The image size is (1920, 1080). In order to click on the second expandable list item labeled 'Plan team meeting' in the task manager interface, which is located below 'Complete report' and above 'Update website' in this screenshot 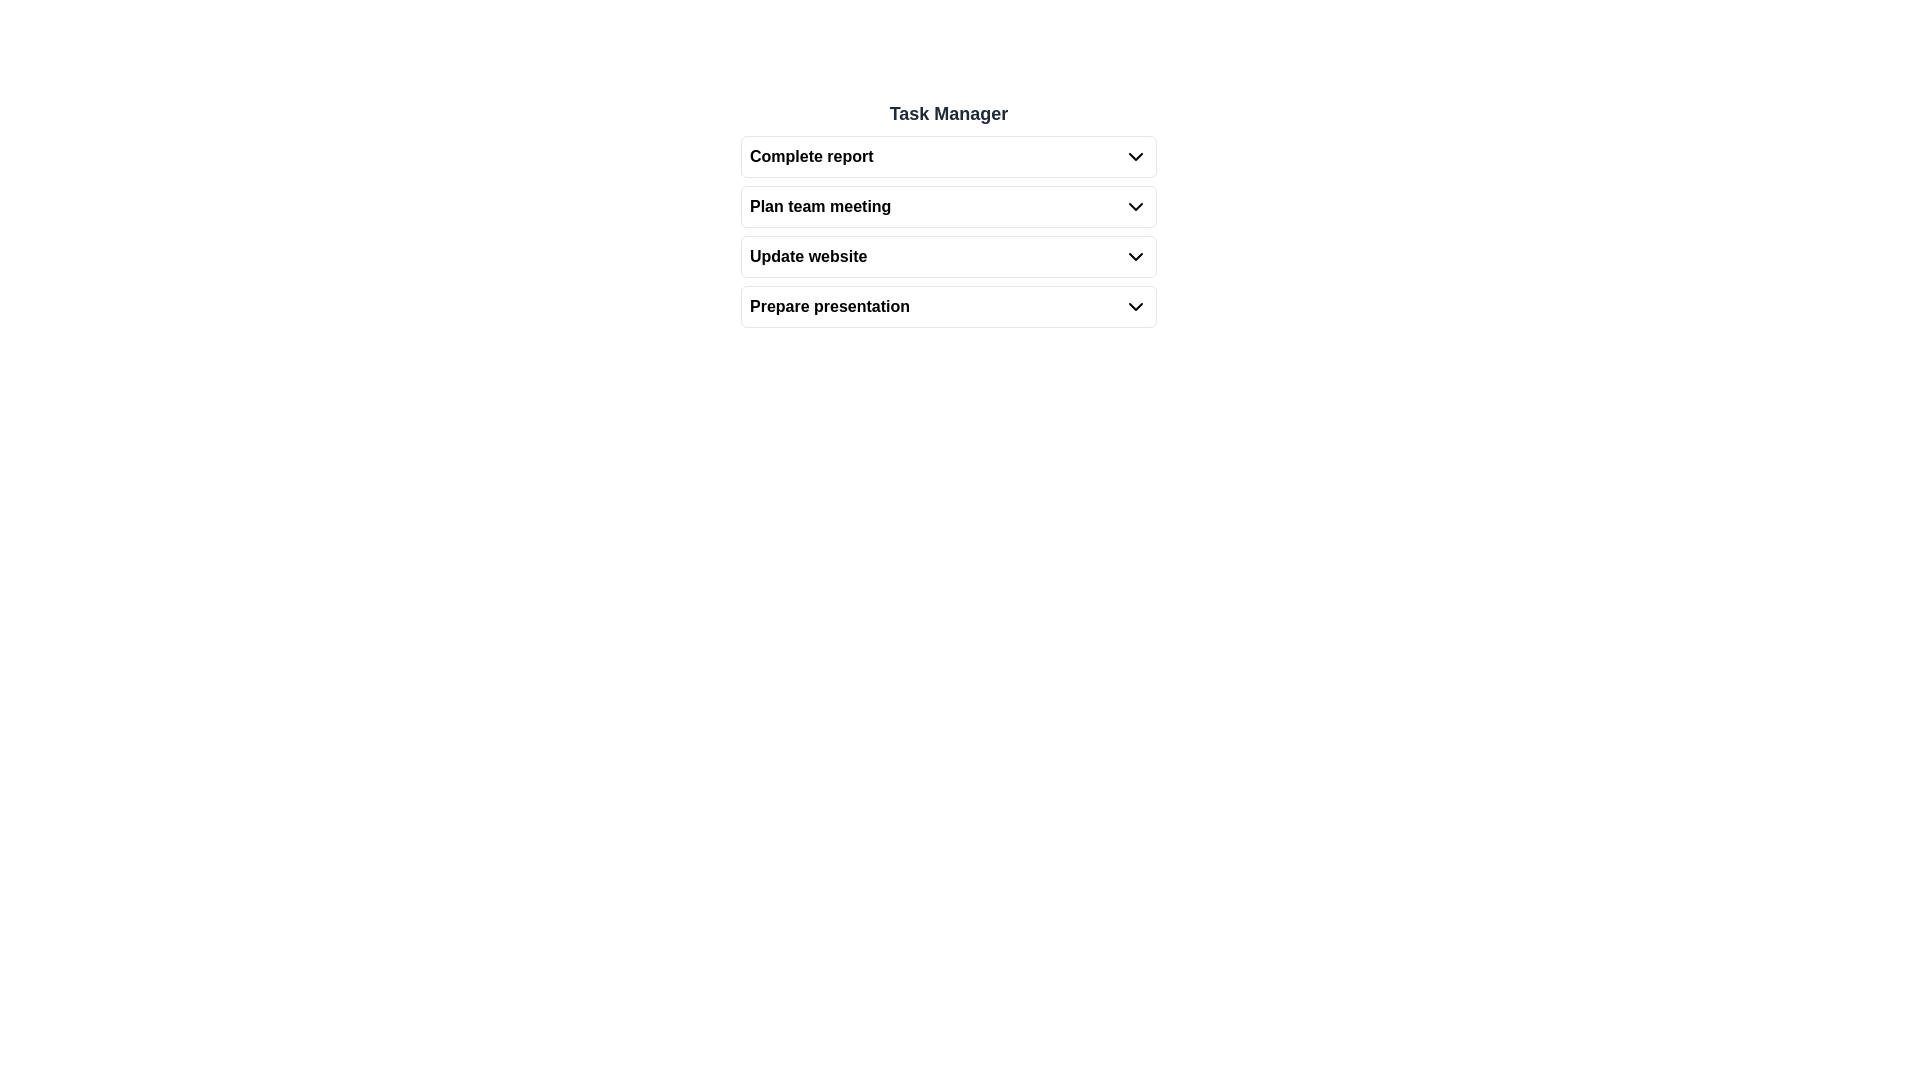, I will do `click(948, 207)`.